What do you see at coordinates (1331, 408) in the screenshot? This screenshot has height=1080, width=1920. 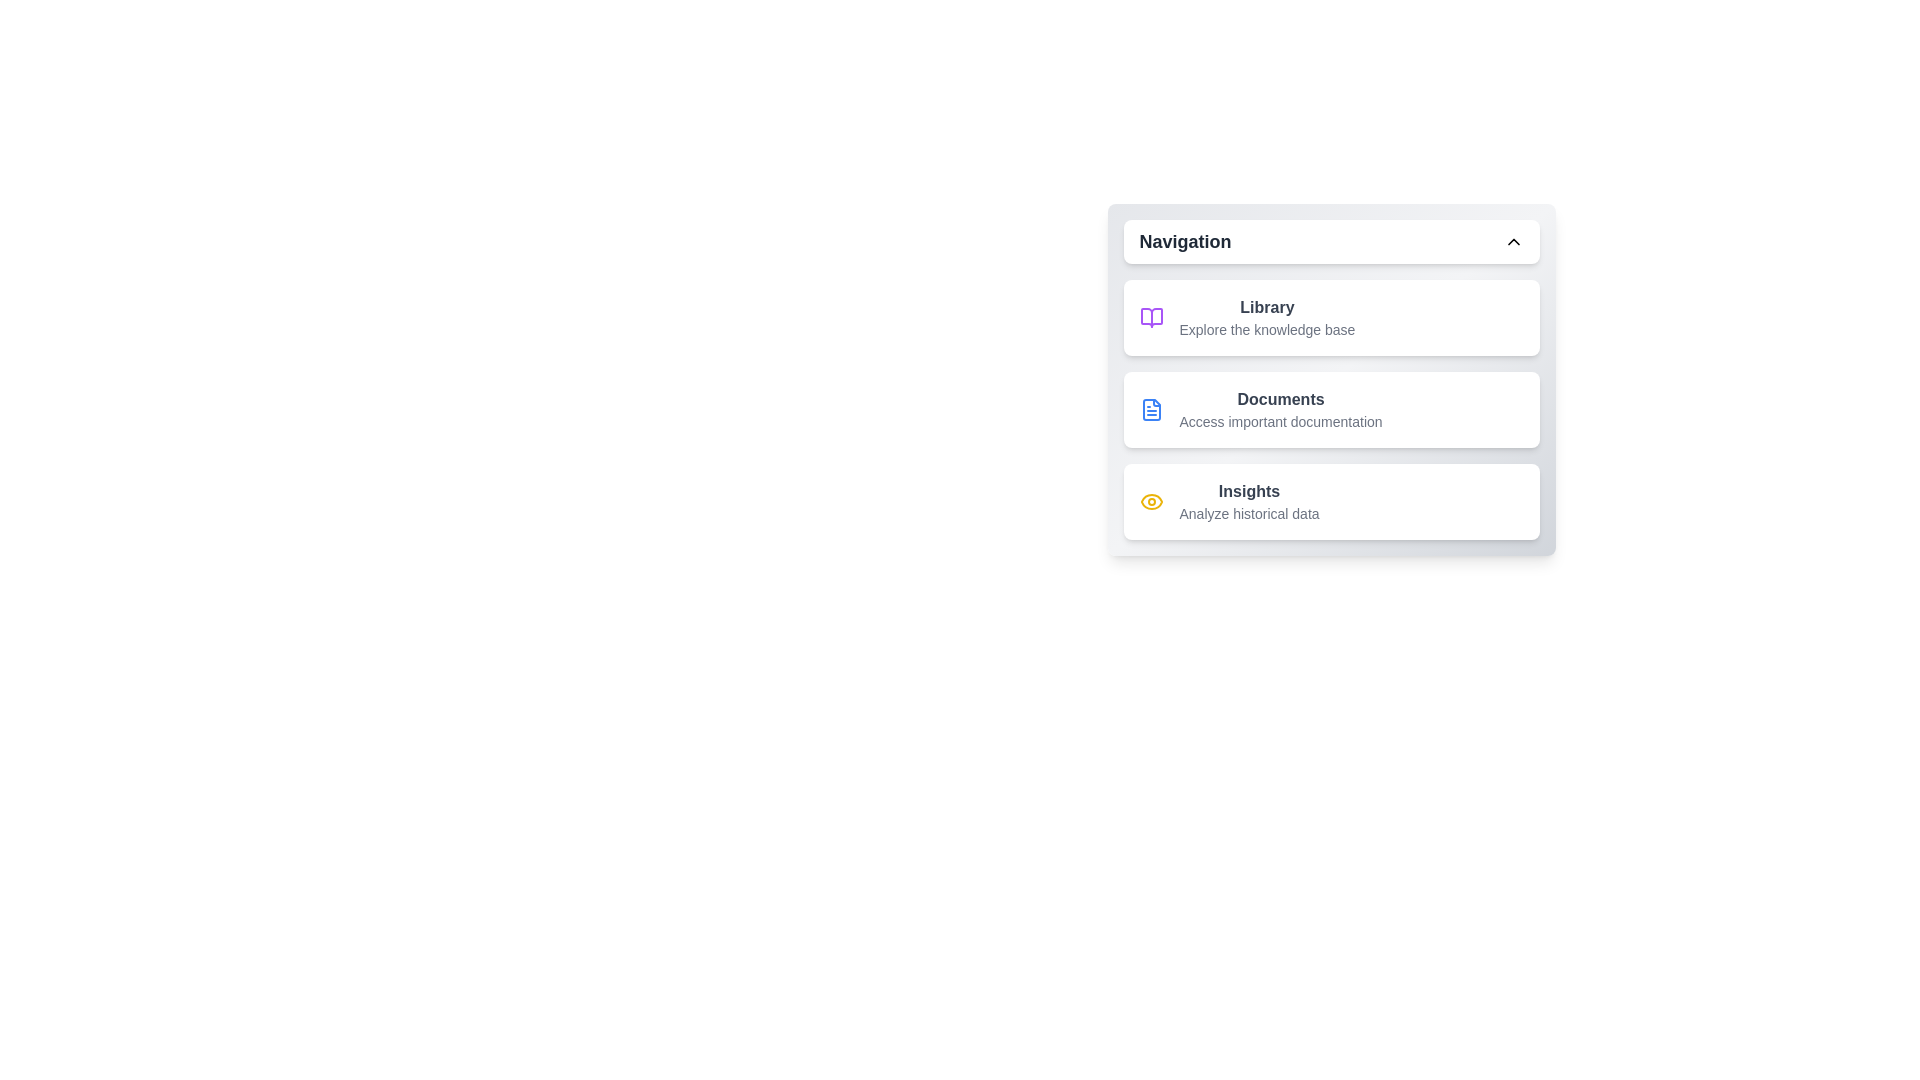 I see `the menu item labeled 'Documents' to observe the hover effect` at bounding box center [1331, 408].